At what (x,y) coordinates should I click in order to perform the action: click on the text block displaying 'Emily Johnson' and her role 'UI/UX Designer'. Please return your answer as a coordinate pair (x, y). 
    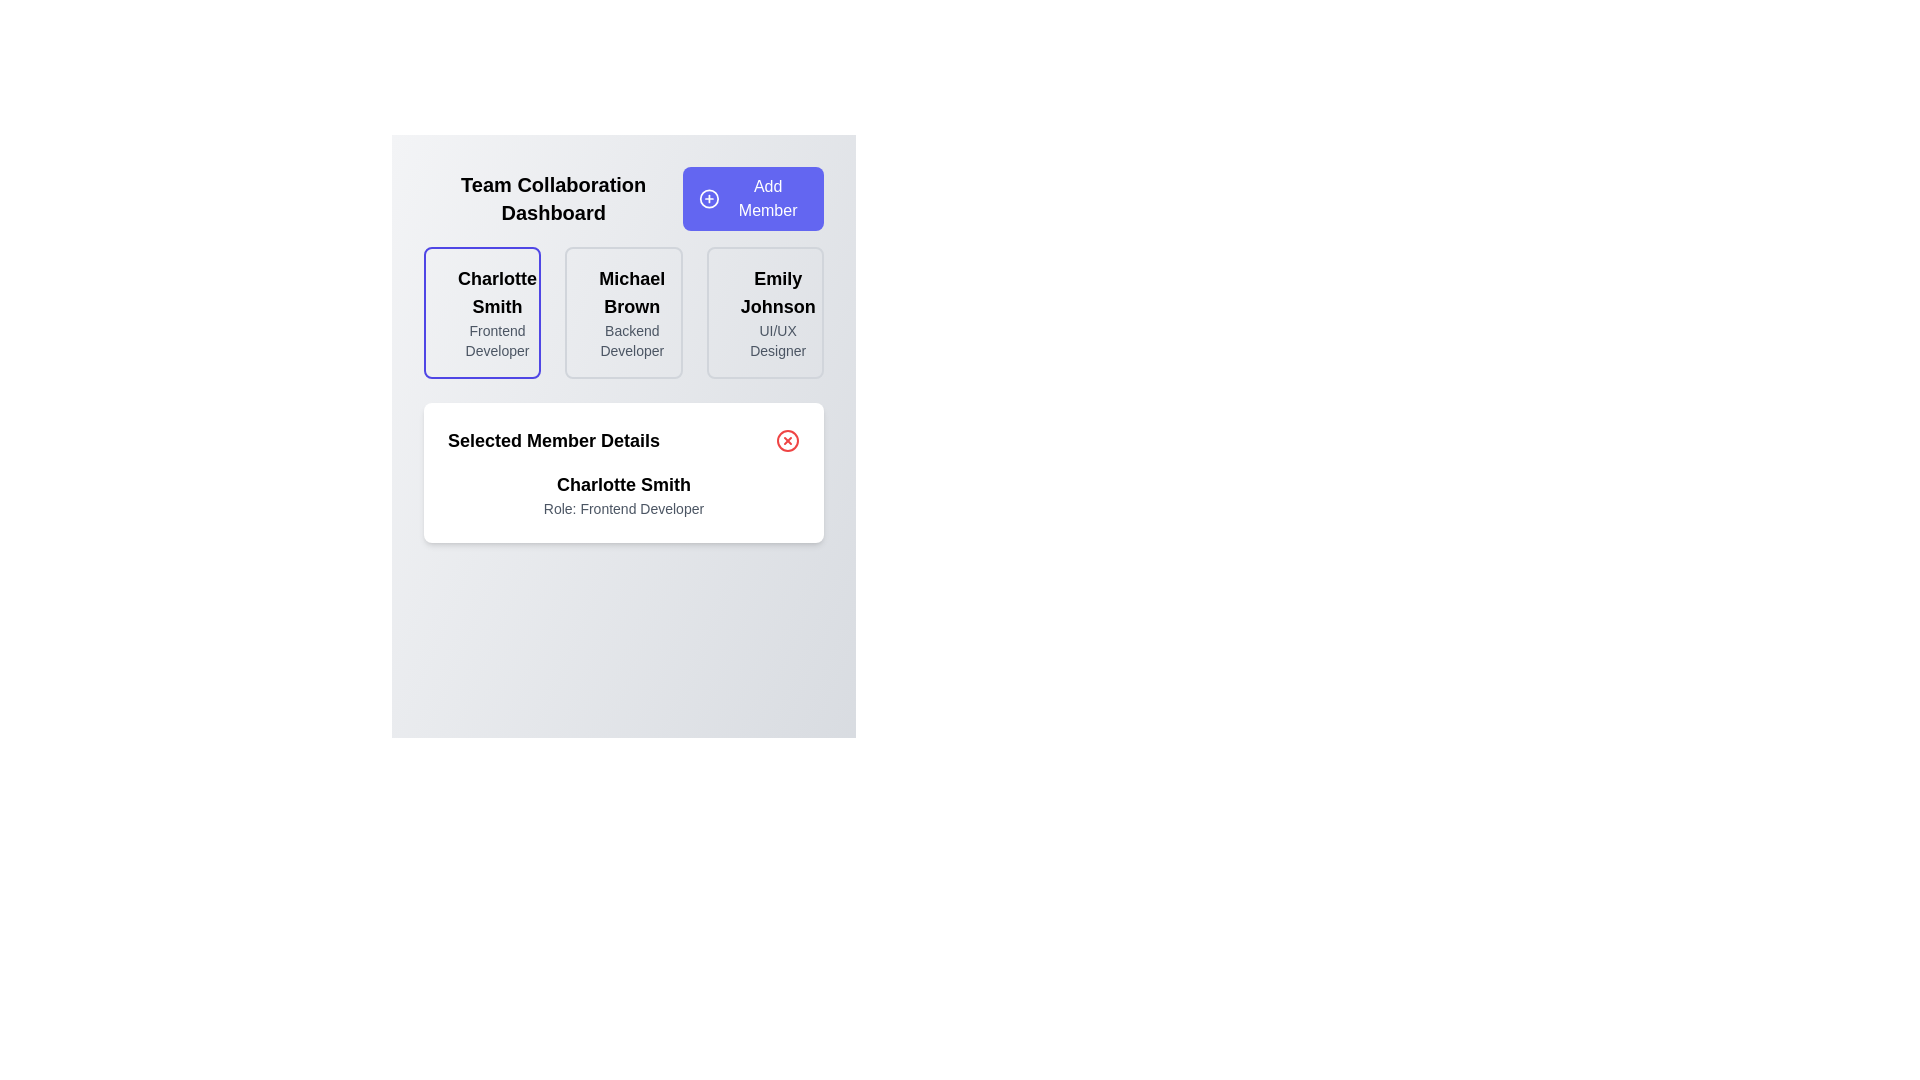
    Looking at the image, I should click on (764, 312).